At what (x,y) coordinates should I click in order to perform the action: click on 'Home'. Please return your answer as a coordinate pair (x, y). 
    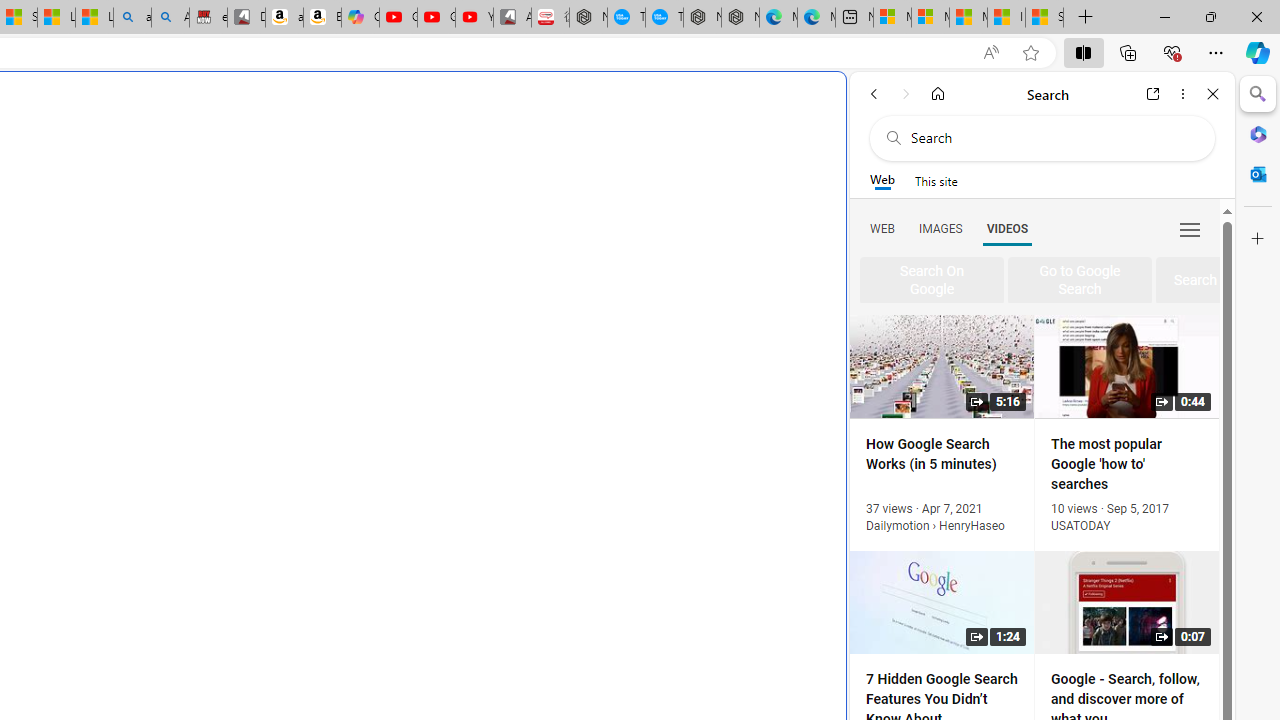
    Looking at the image, I should click on (937, 93).